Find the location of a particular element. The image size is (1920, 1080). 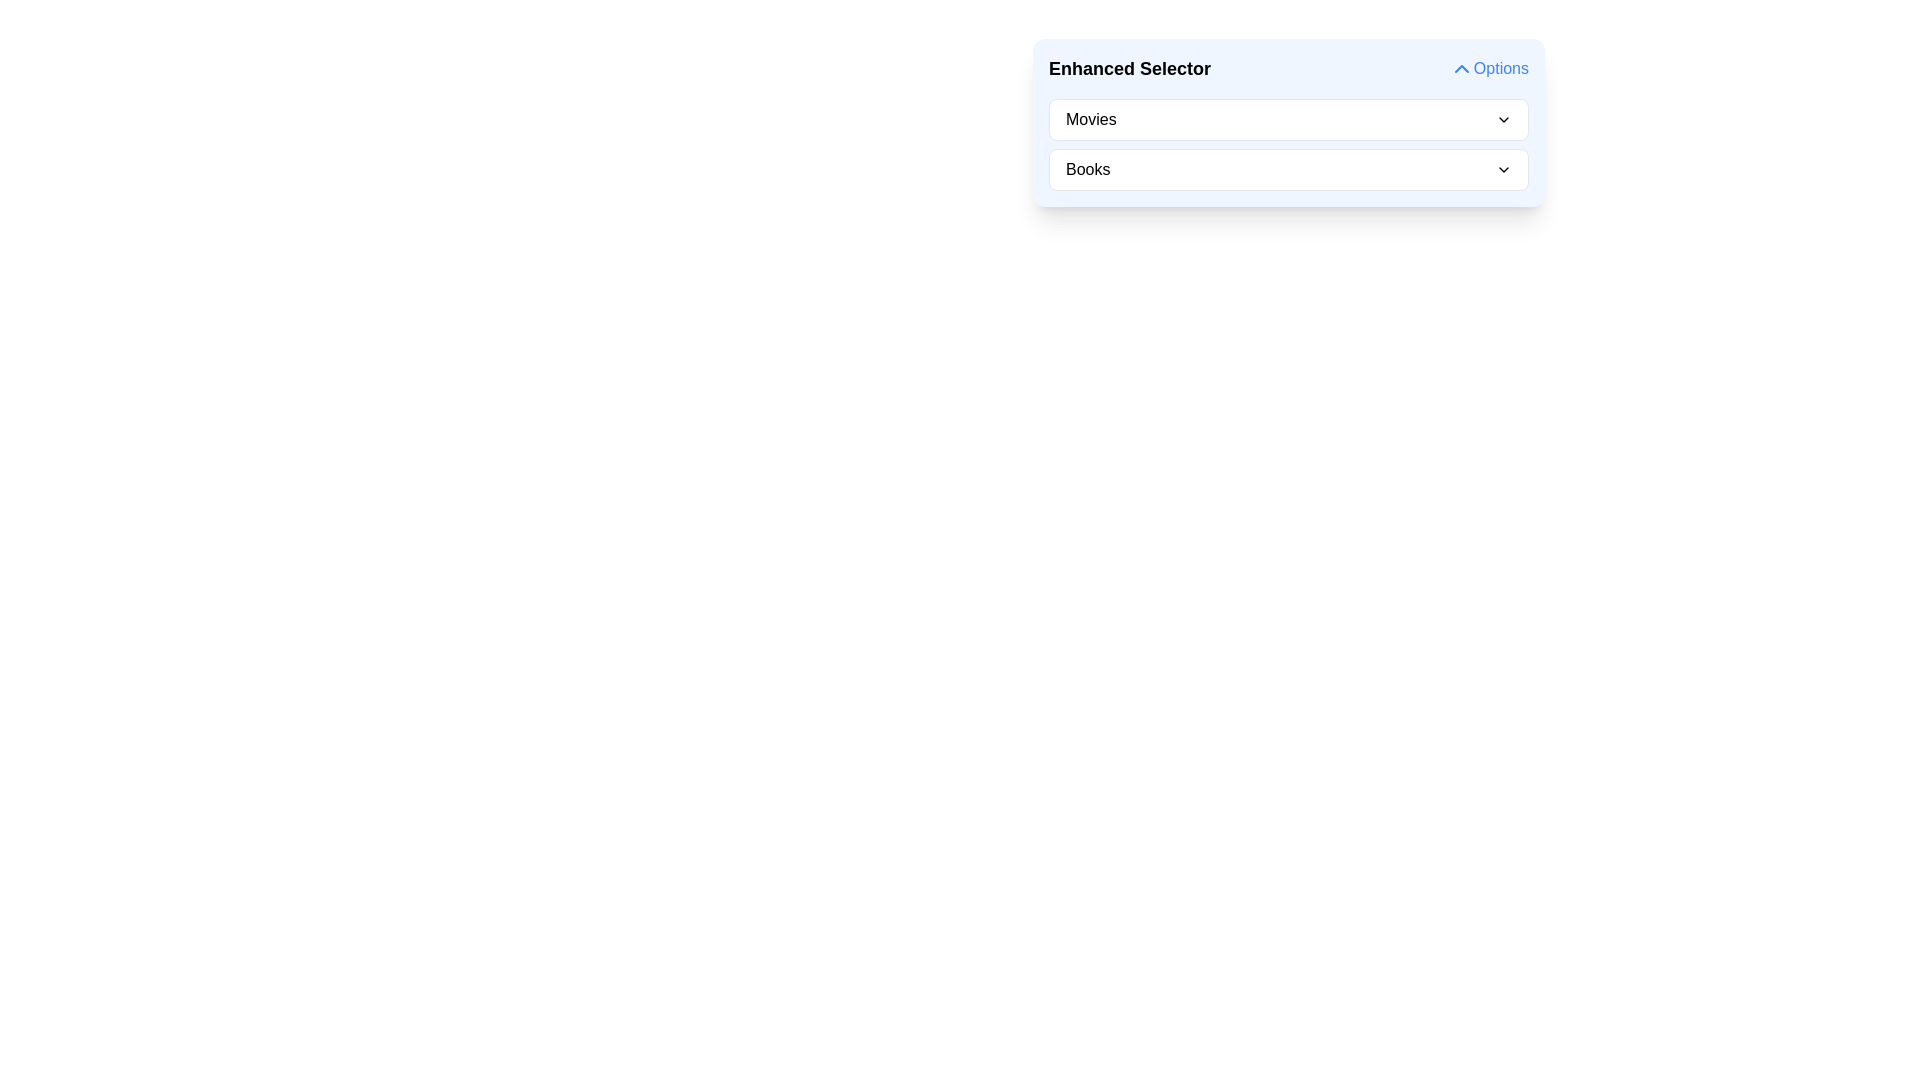

the 'Books' dropdown menu item, which is the second item in the vertical list of options is located at coordinates (1289, 168).